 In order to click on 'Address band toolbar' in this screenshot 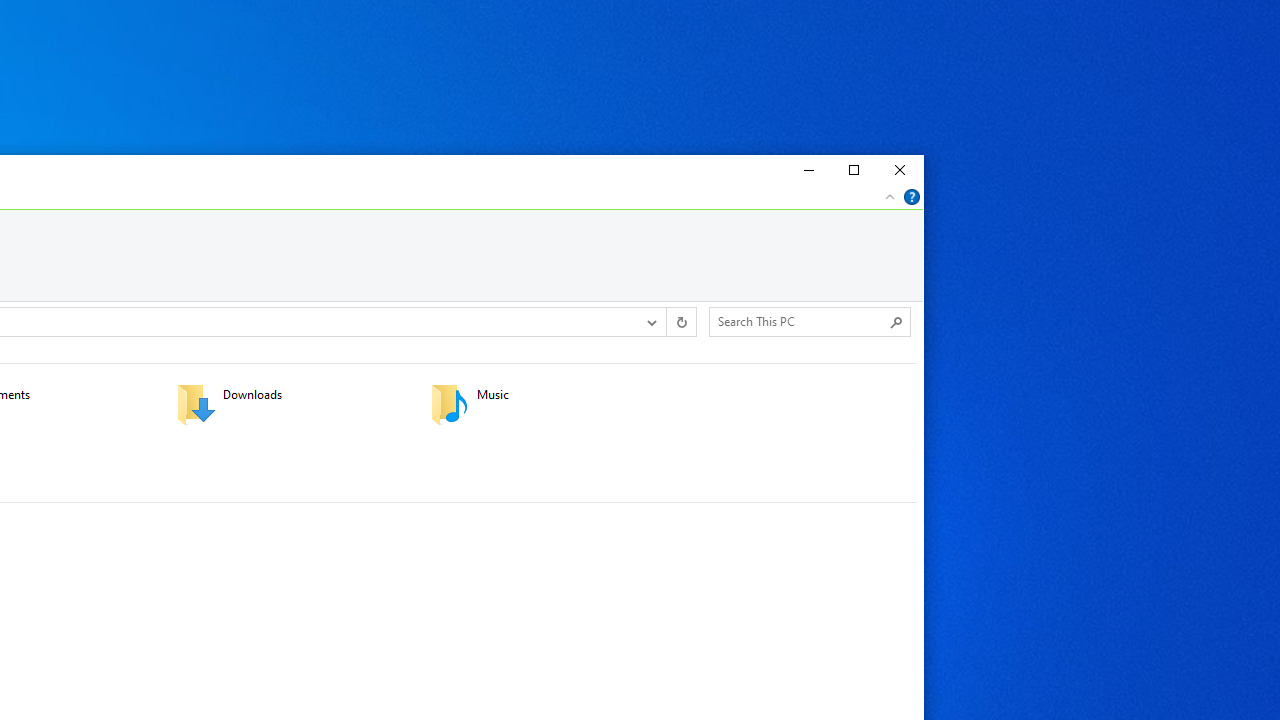, I will do `click(666, 320)`.